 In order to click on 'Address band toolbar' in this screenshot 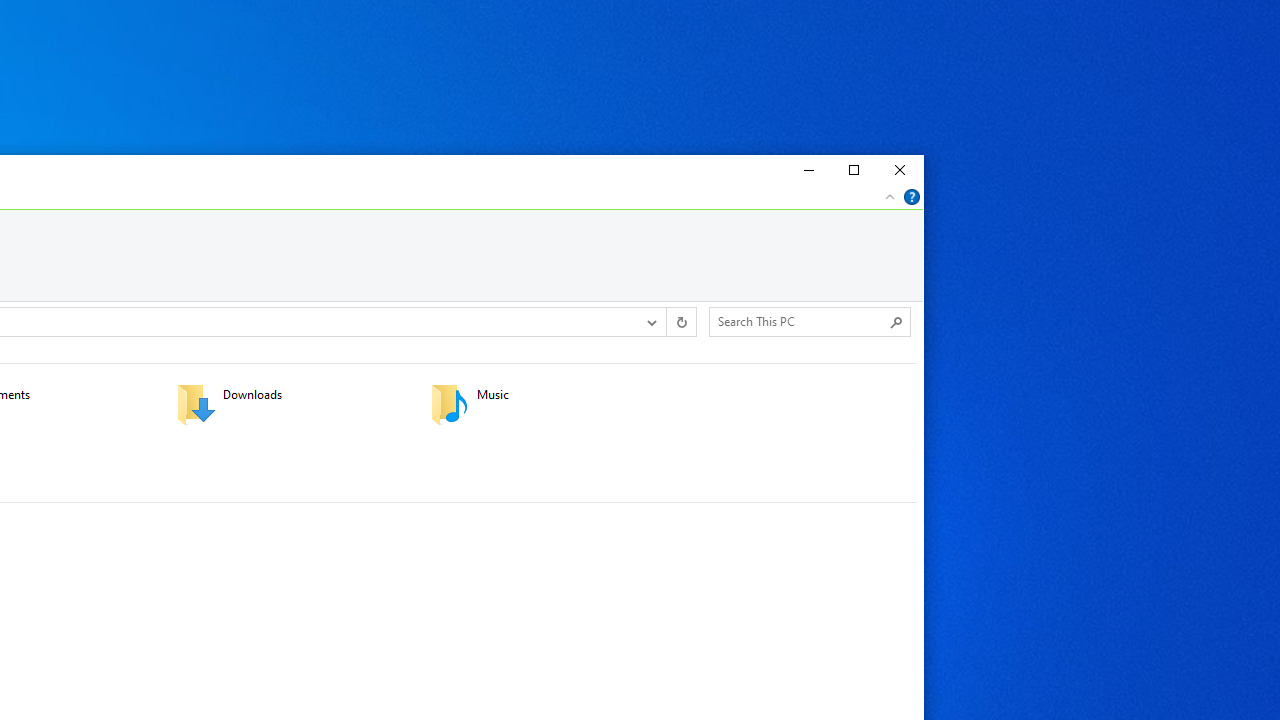, I will do `click(666, 320)`.